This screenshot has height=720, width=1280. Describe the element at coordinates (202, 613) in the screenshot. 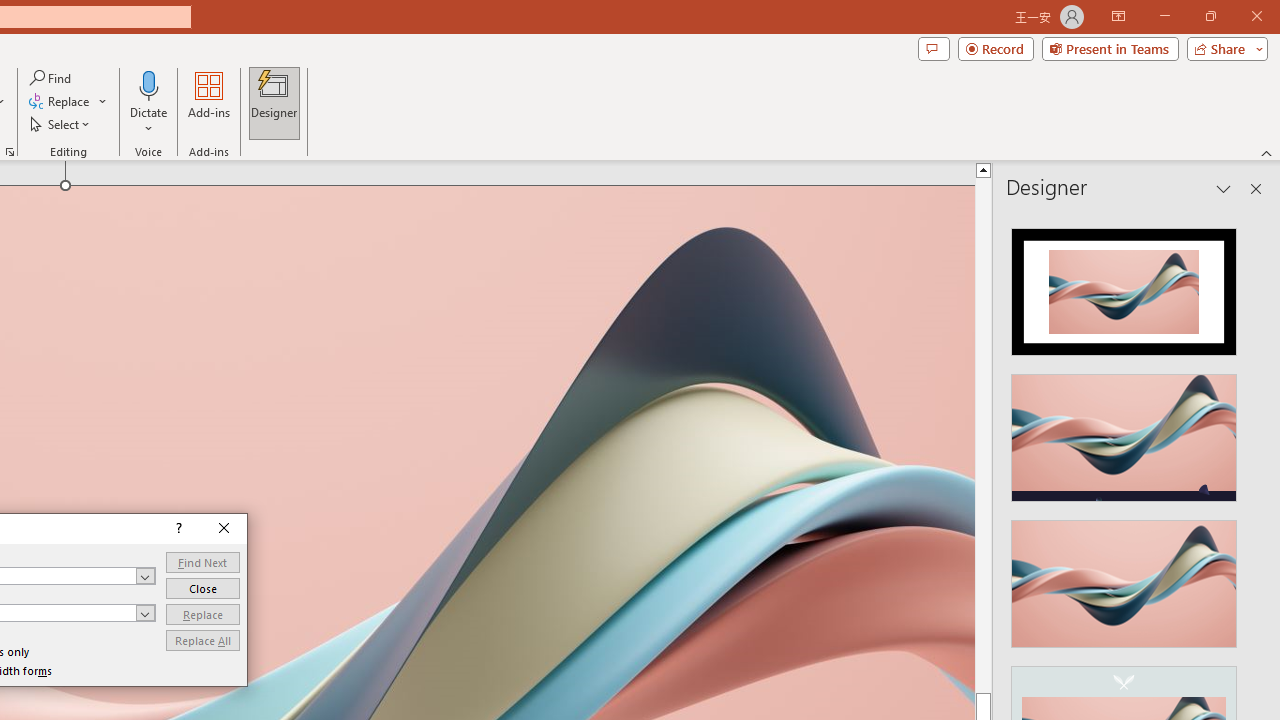

I see `'Replace'` at that location.